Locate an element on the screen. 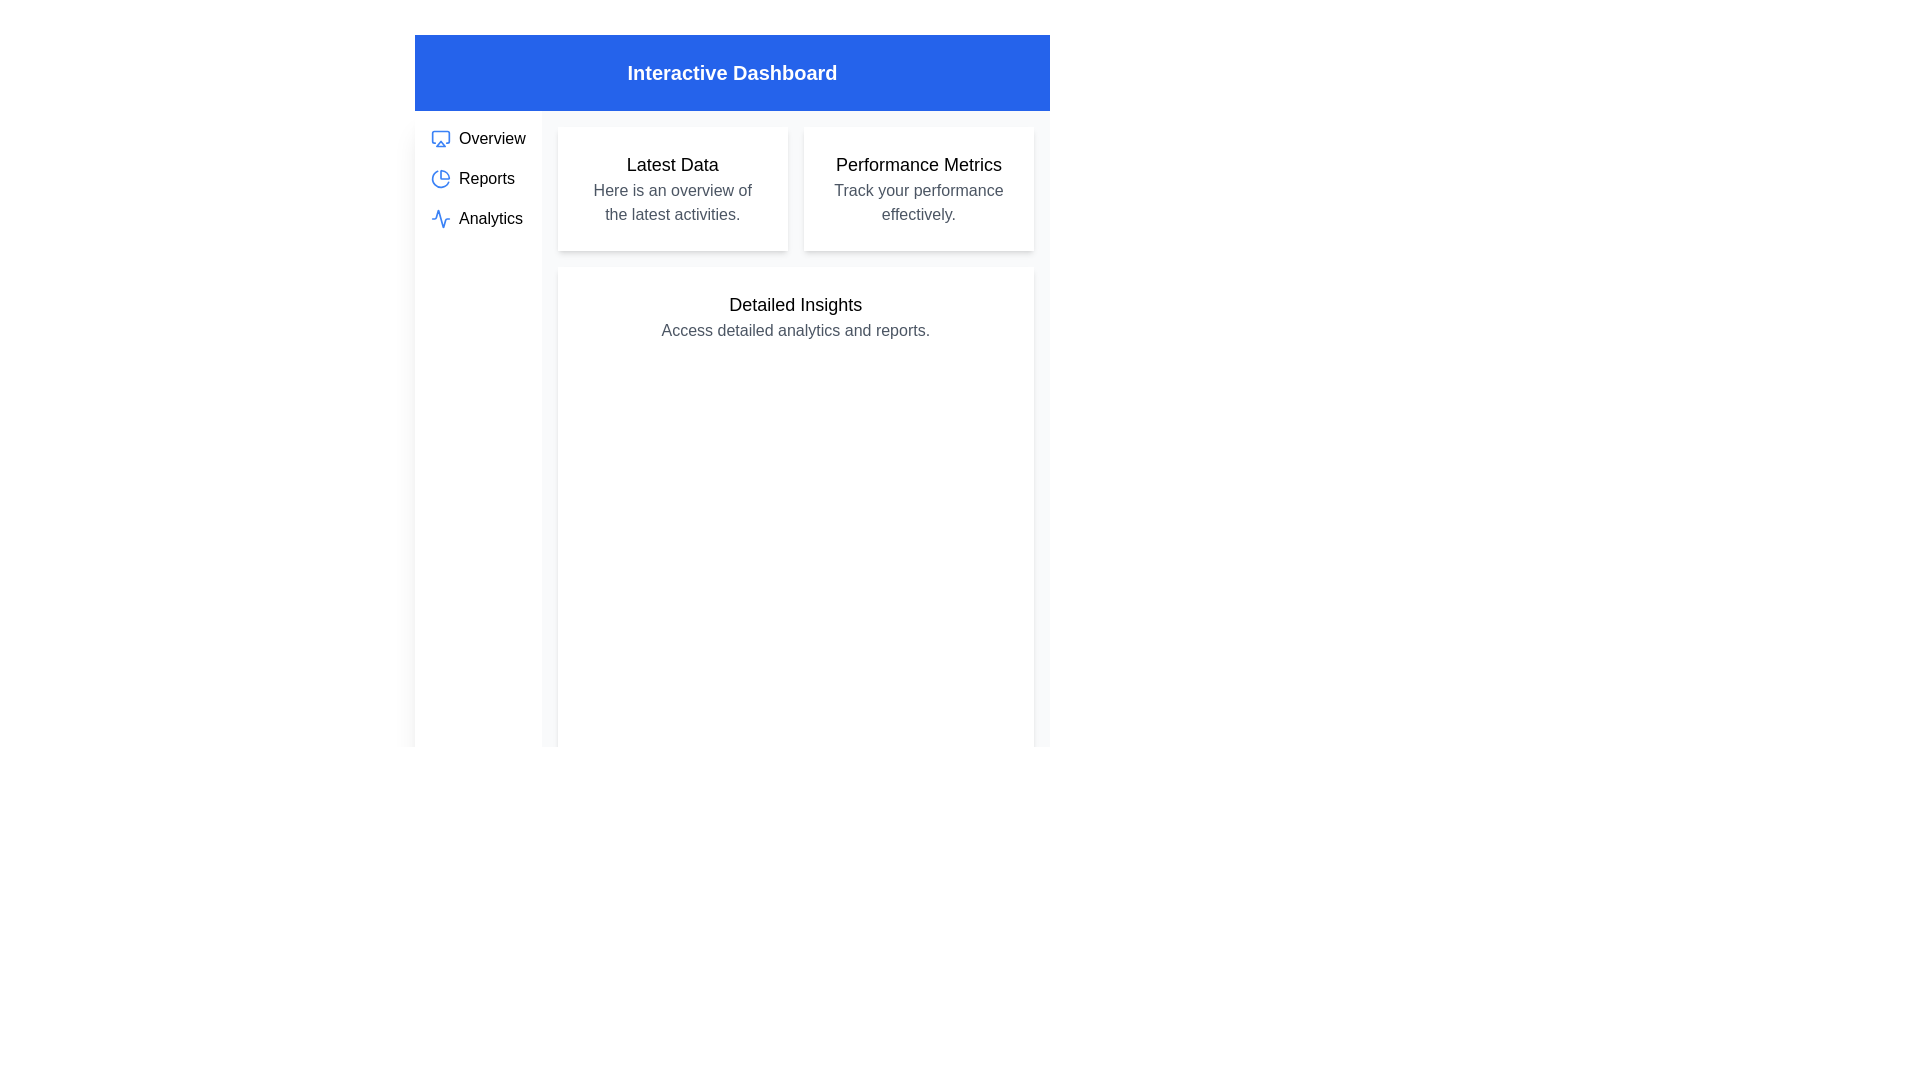 The image size is (1920, 1080). the 'Reports' label in the vertical navigation menu located in the leftmost sidebar of the application interface is located at coordinates (477, 177).